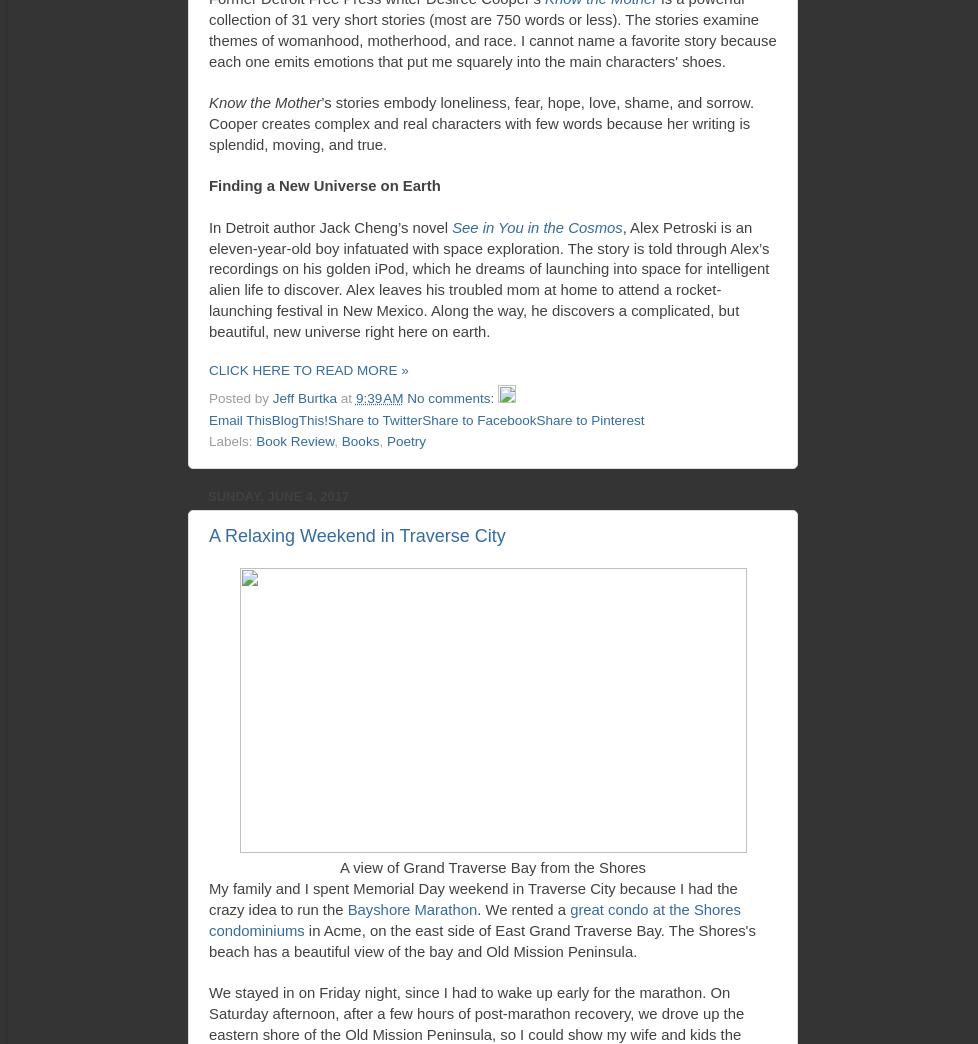  What do you see at coordinates (240, 418) in the screenshot?
I see `'Email This'` at bounding box center [240, 418].